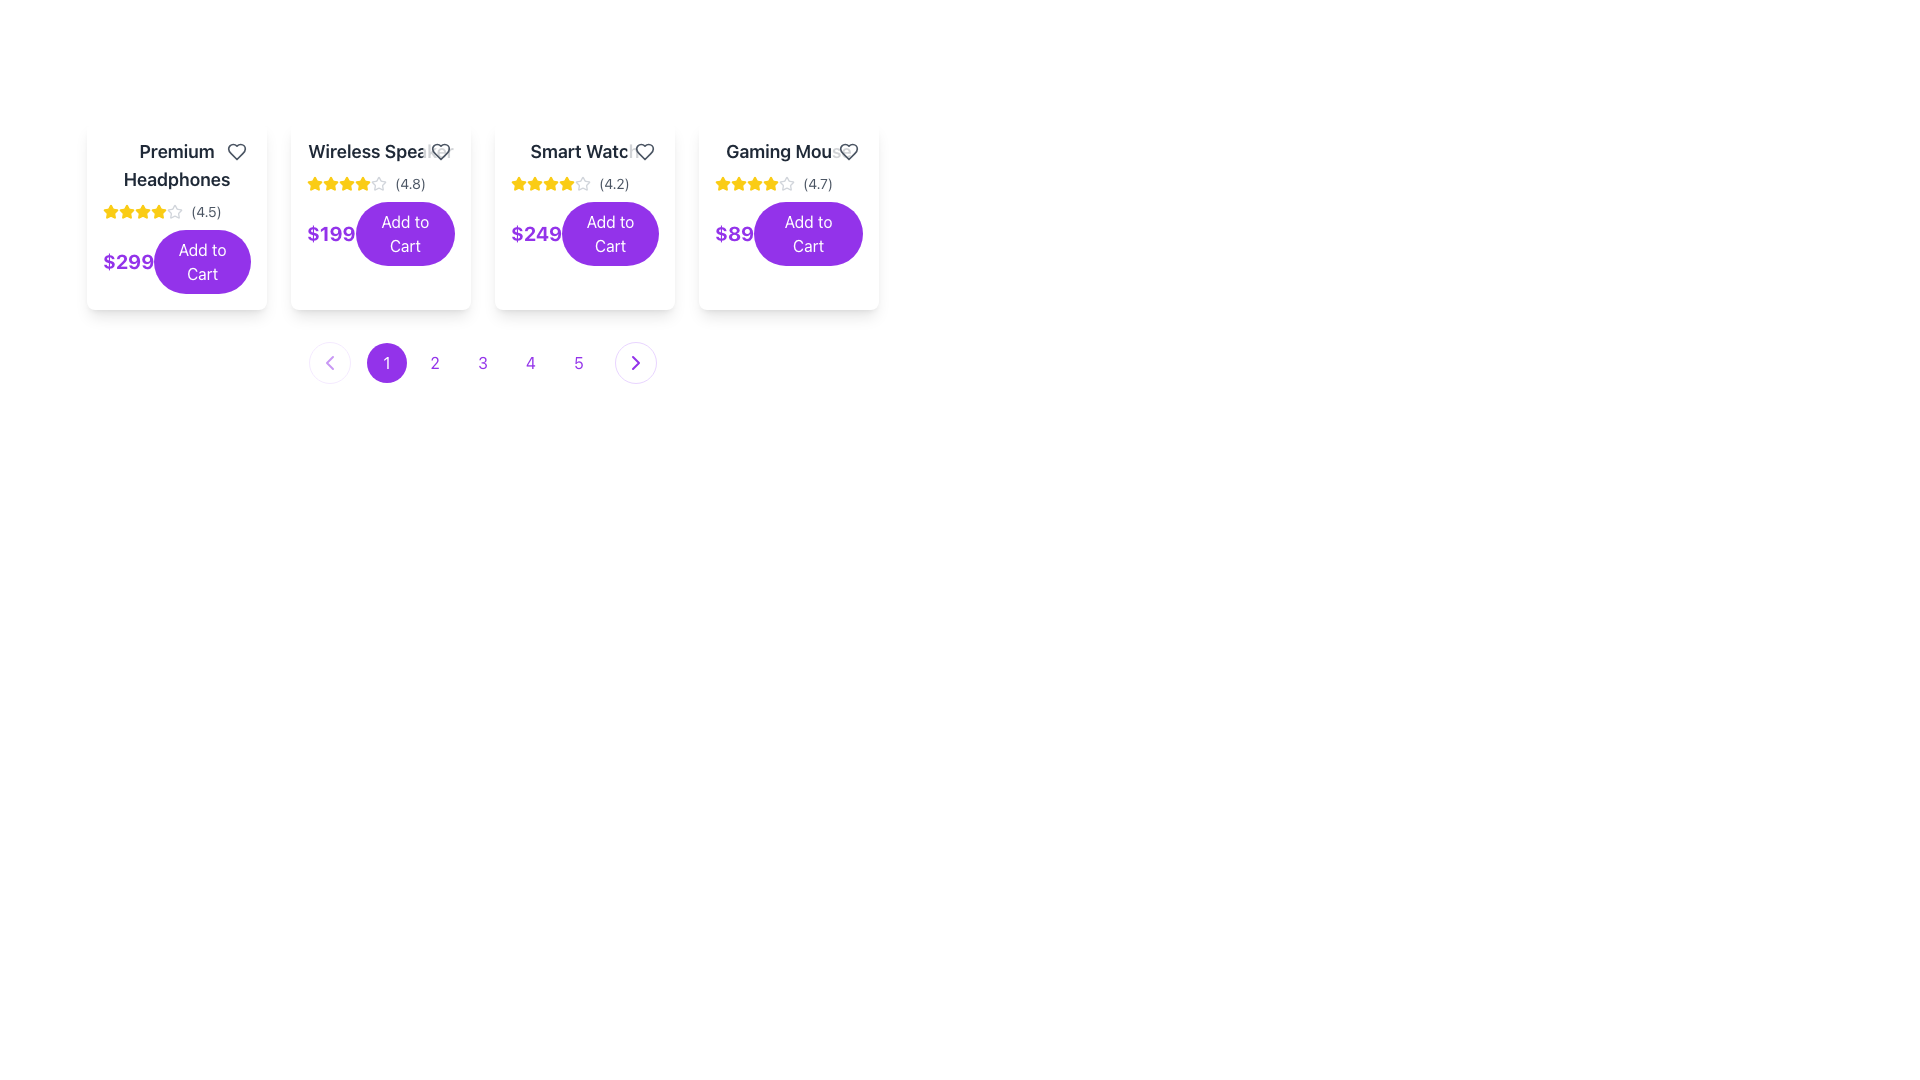 This screenshot has height=1080, width=1920. Describe the element at coordinates (644, 150) in the screenshot. I see `the heart icon button located at the top-right corner of the 'Smart Watch' product card to interact with it` at that location.